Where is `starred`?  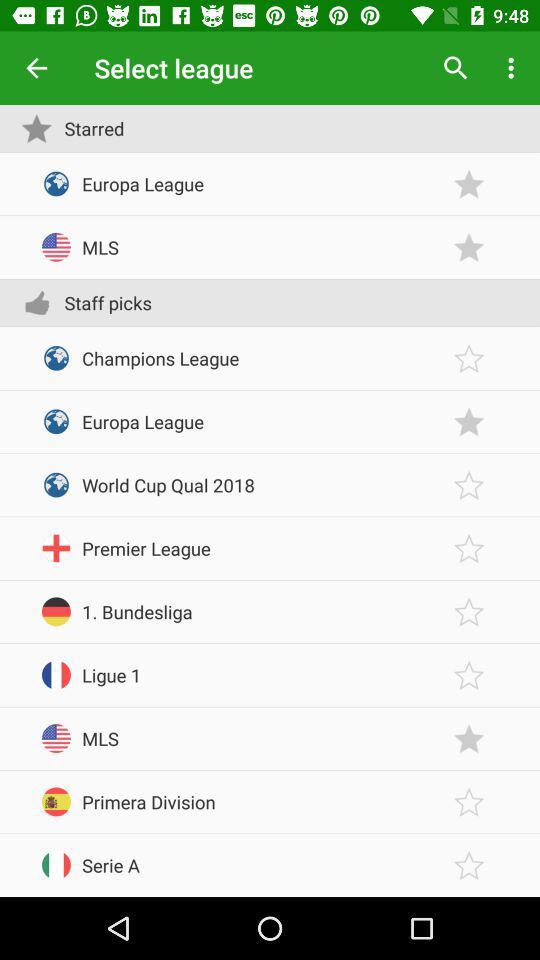 starred is located at coordinates (469, 484).